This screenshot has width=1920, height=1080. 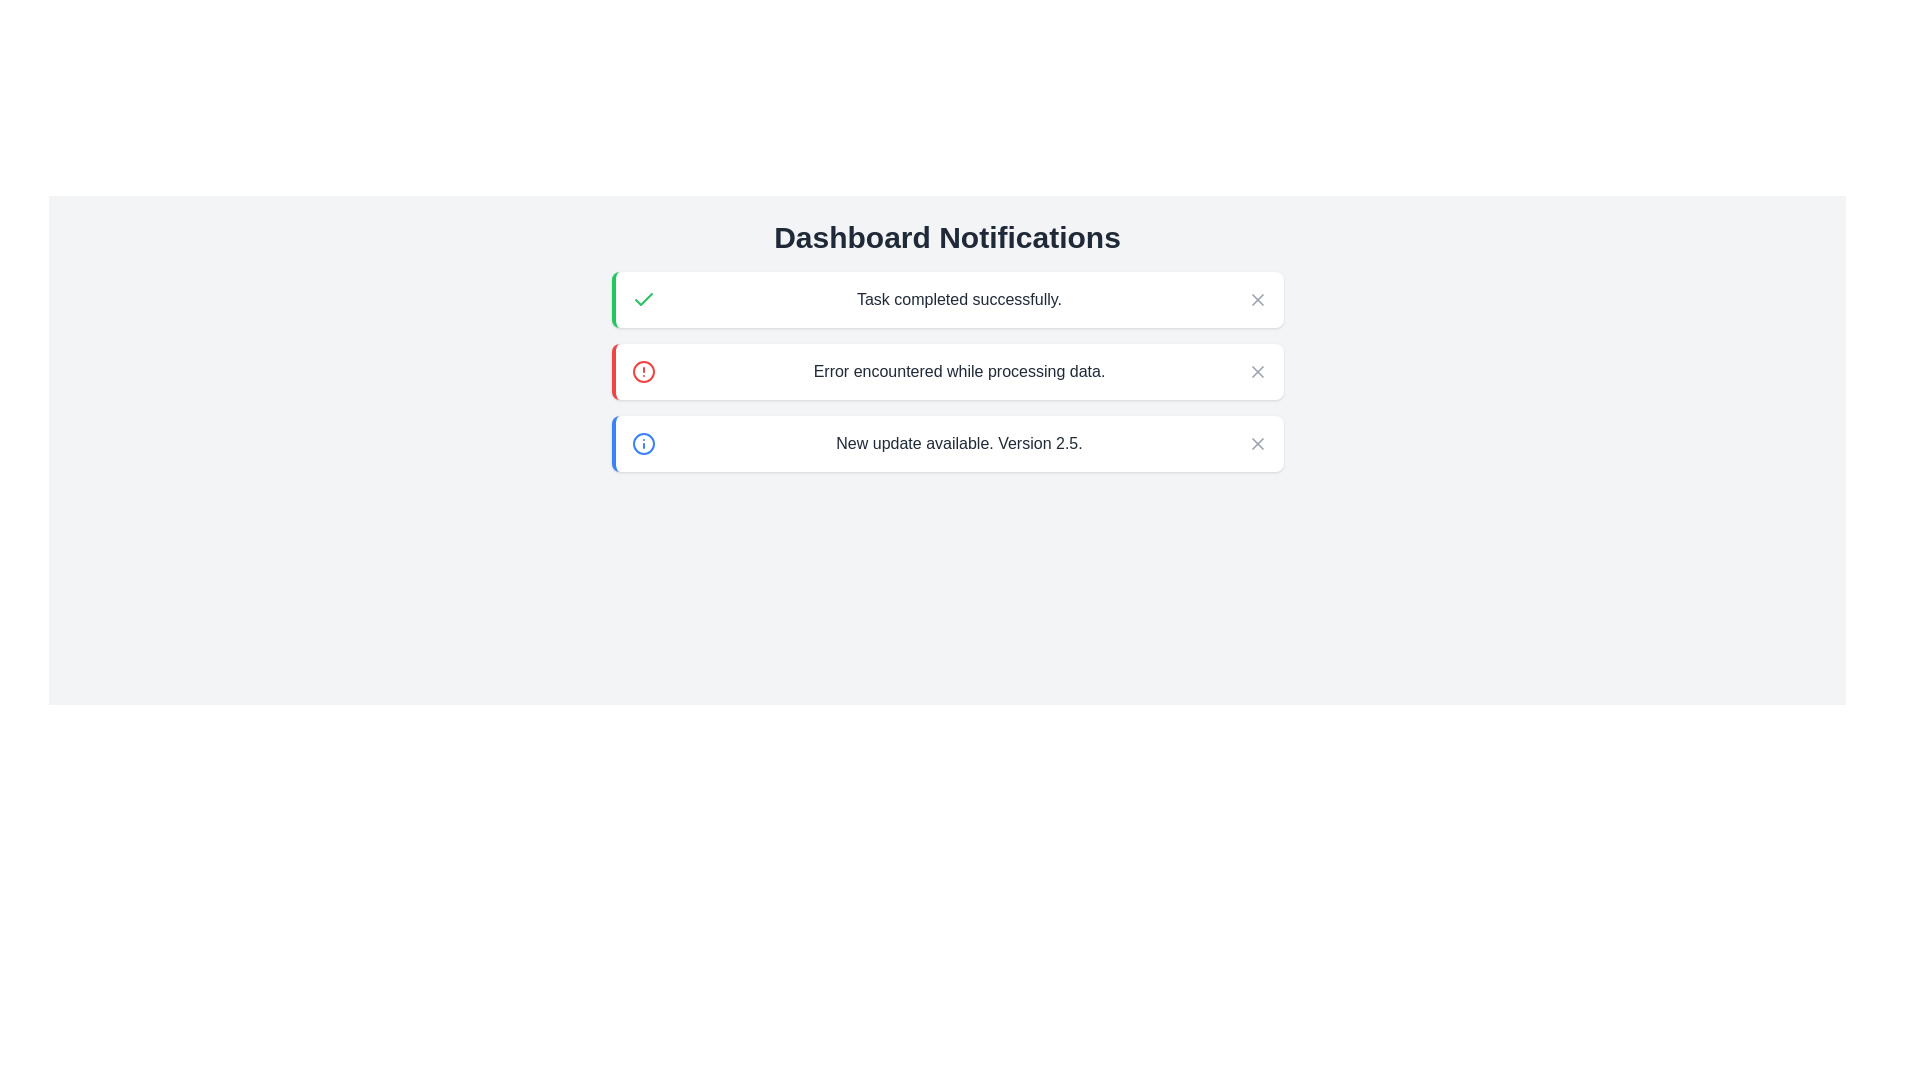 I want to click on information displayed in the text content element stating 'New update available. Version 2.5.' which is located in the third notification card, centrally aligned within a blue-bordered card, so click(x=958, y=442).